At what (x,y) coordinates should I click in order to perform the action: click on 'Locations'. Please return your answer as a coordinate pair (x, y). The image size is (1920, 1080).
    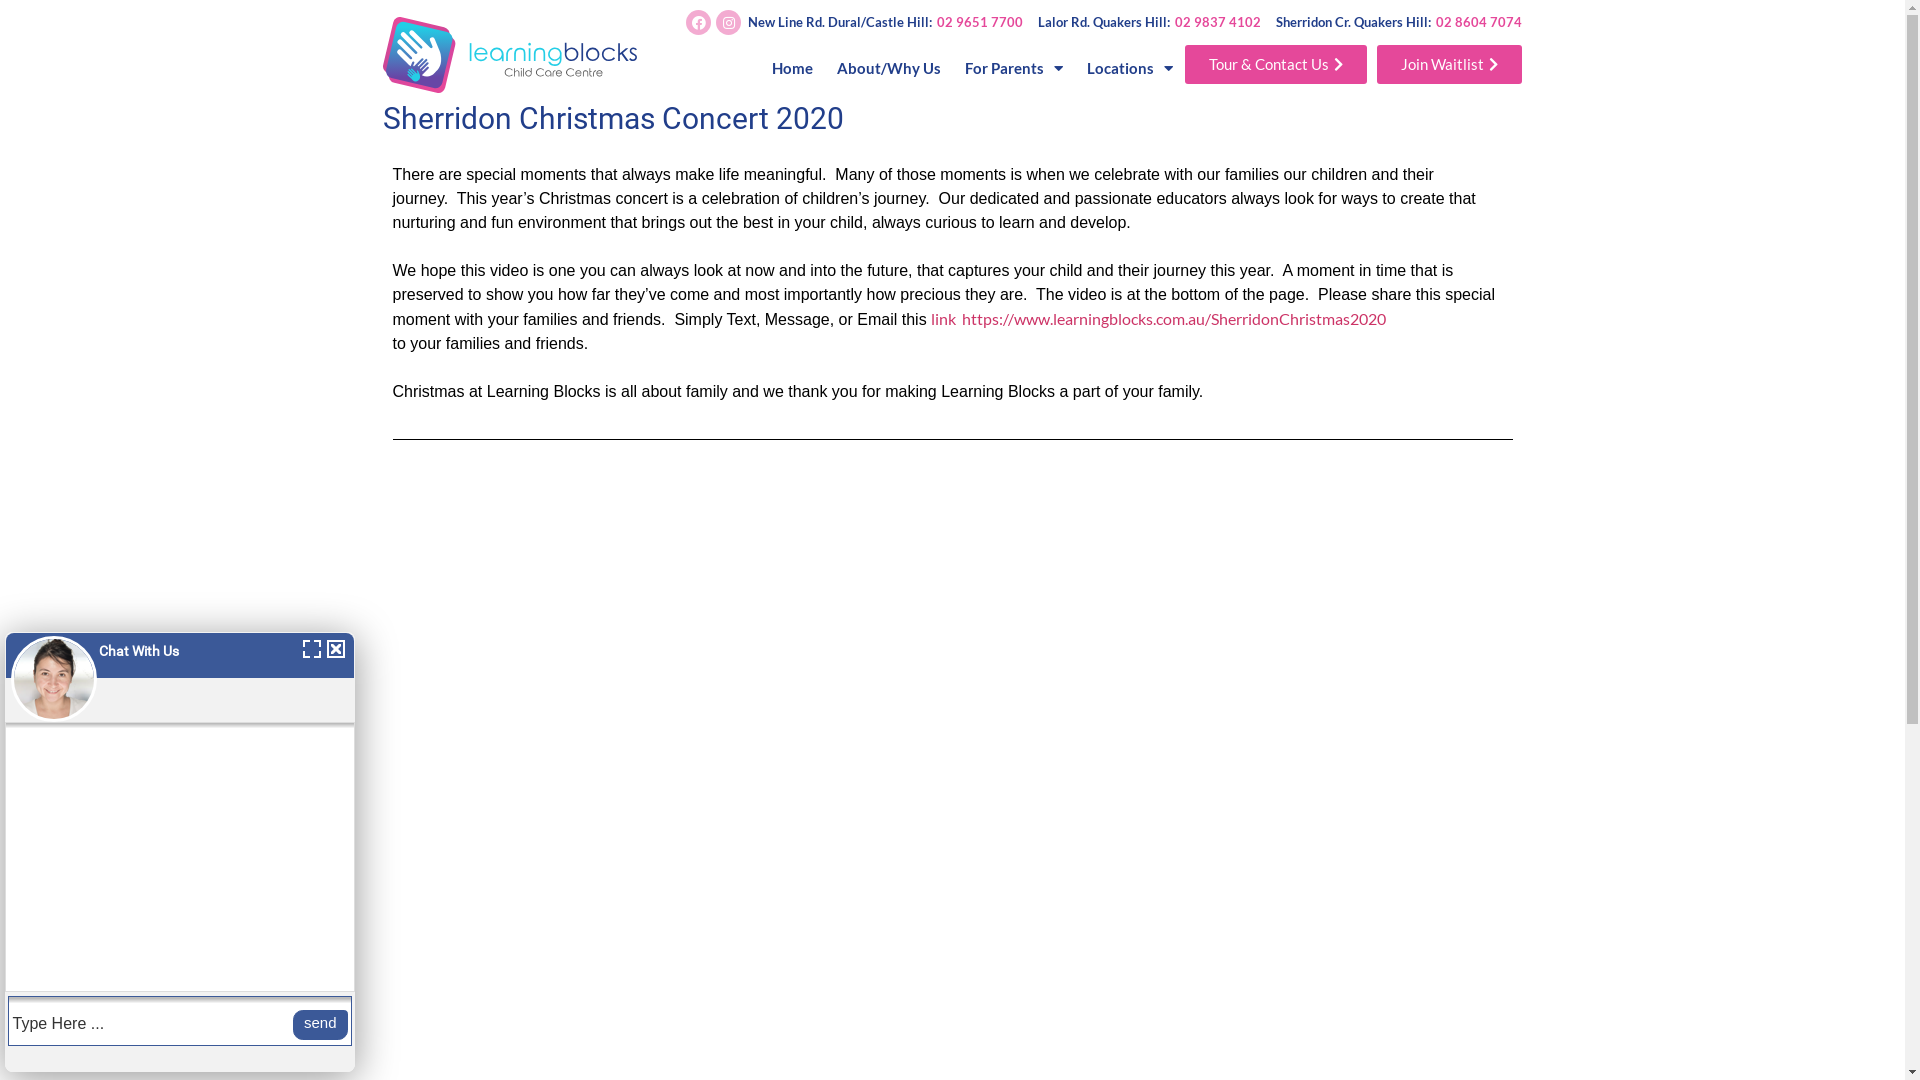
    Looking at the image, I should click on (1129, 67).